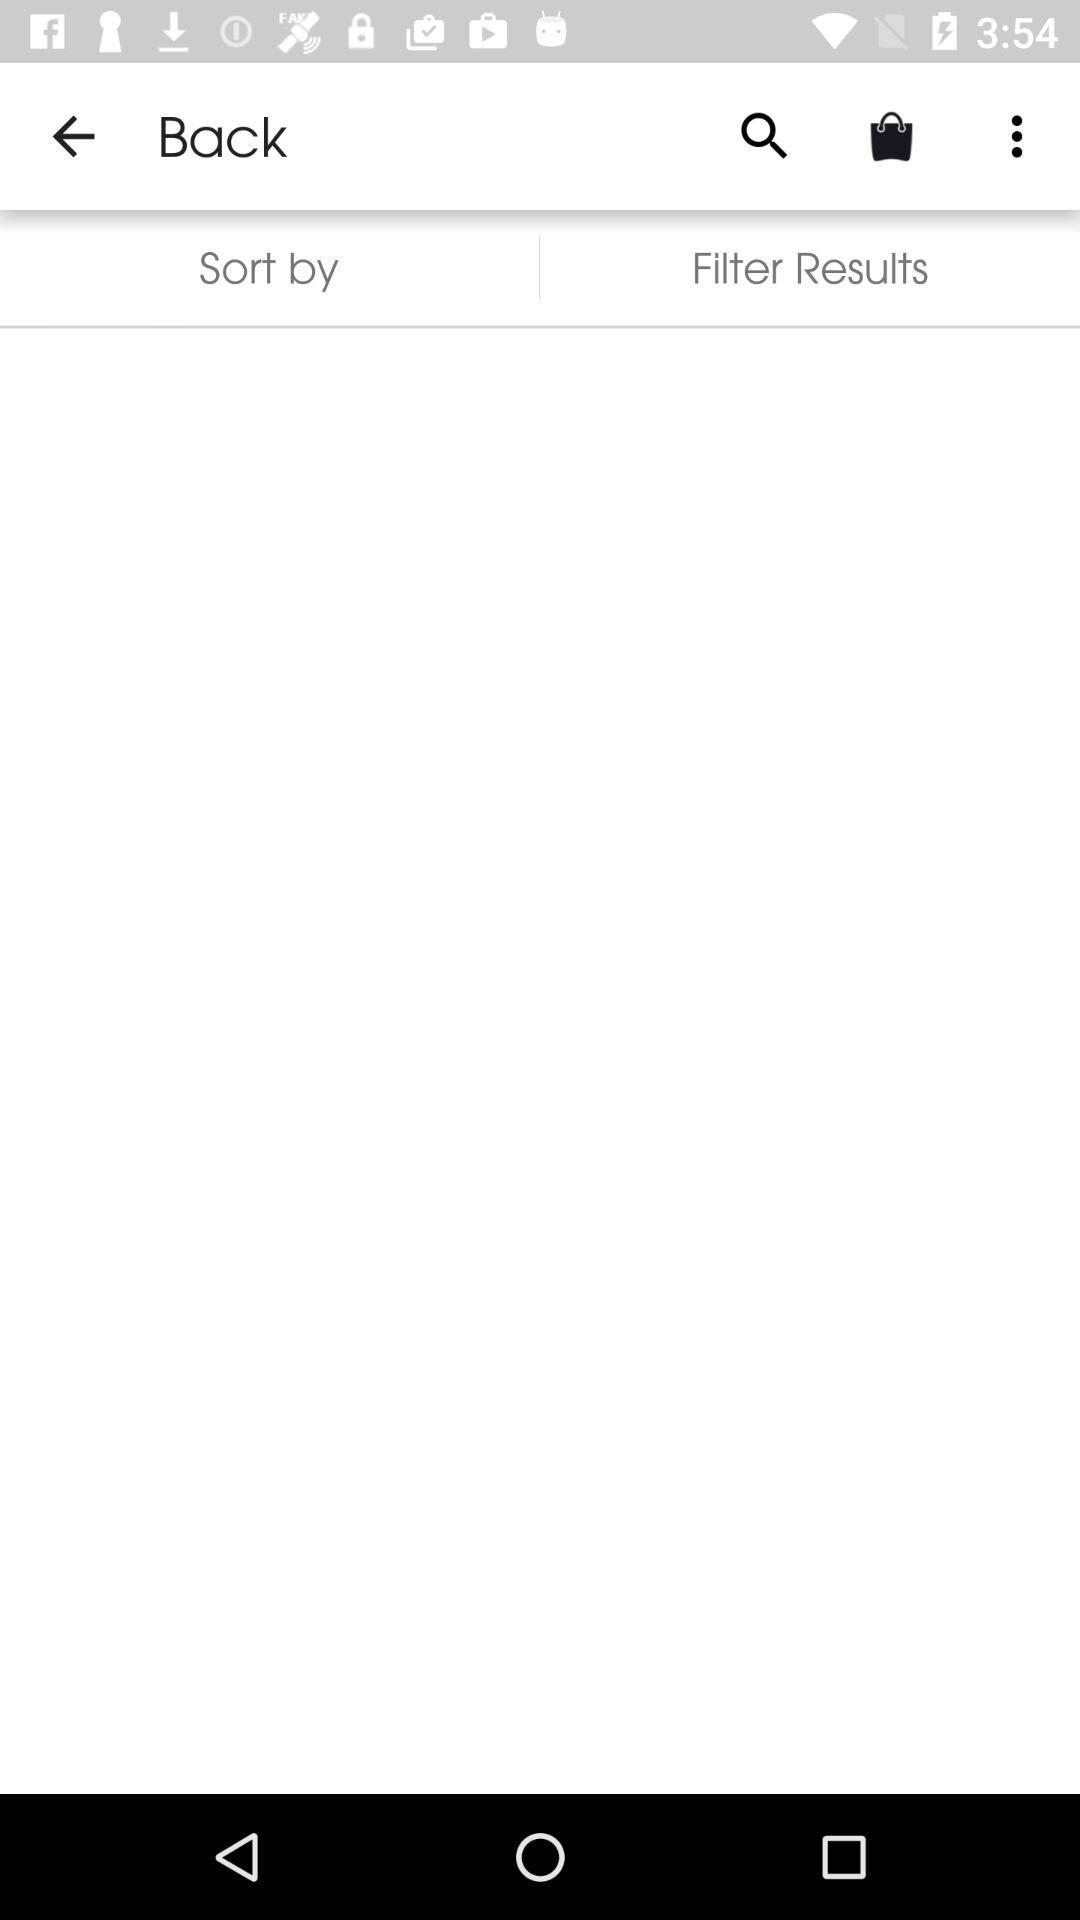 This screenshot has height=1920, width=1080. What do you see at coordinates (810, 266) in the screenshot?
I see `filter results icon` at bounding box center [810, 266].